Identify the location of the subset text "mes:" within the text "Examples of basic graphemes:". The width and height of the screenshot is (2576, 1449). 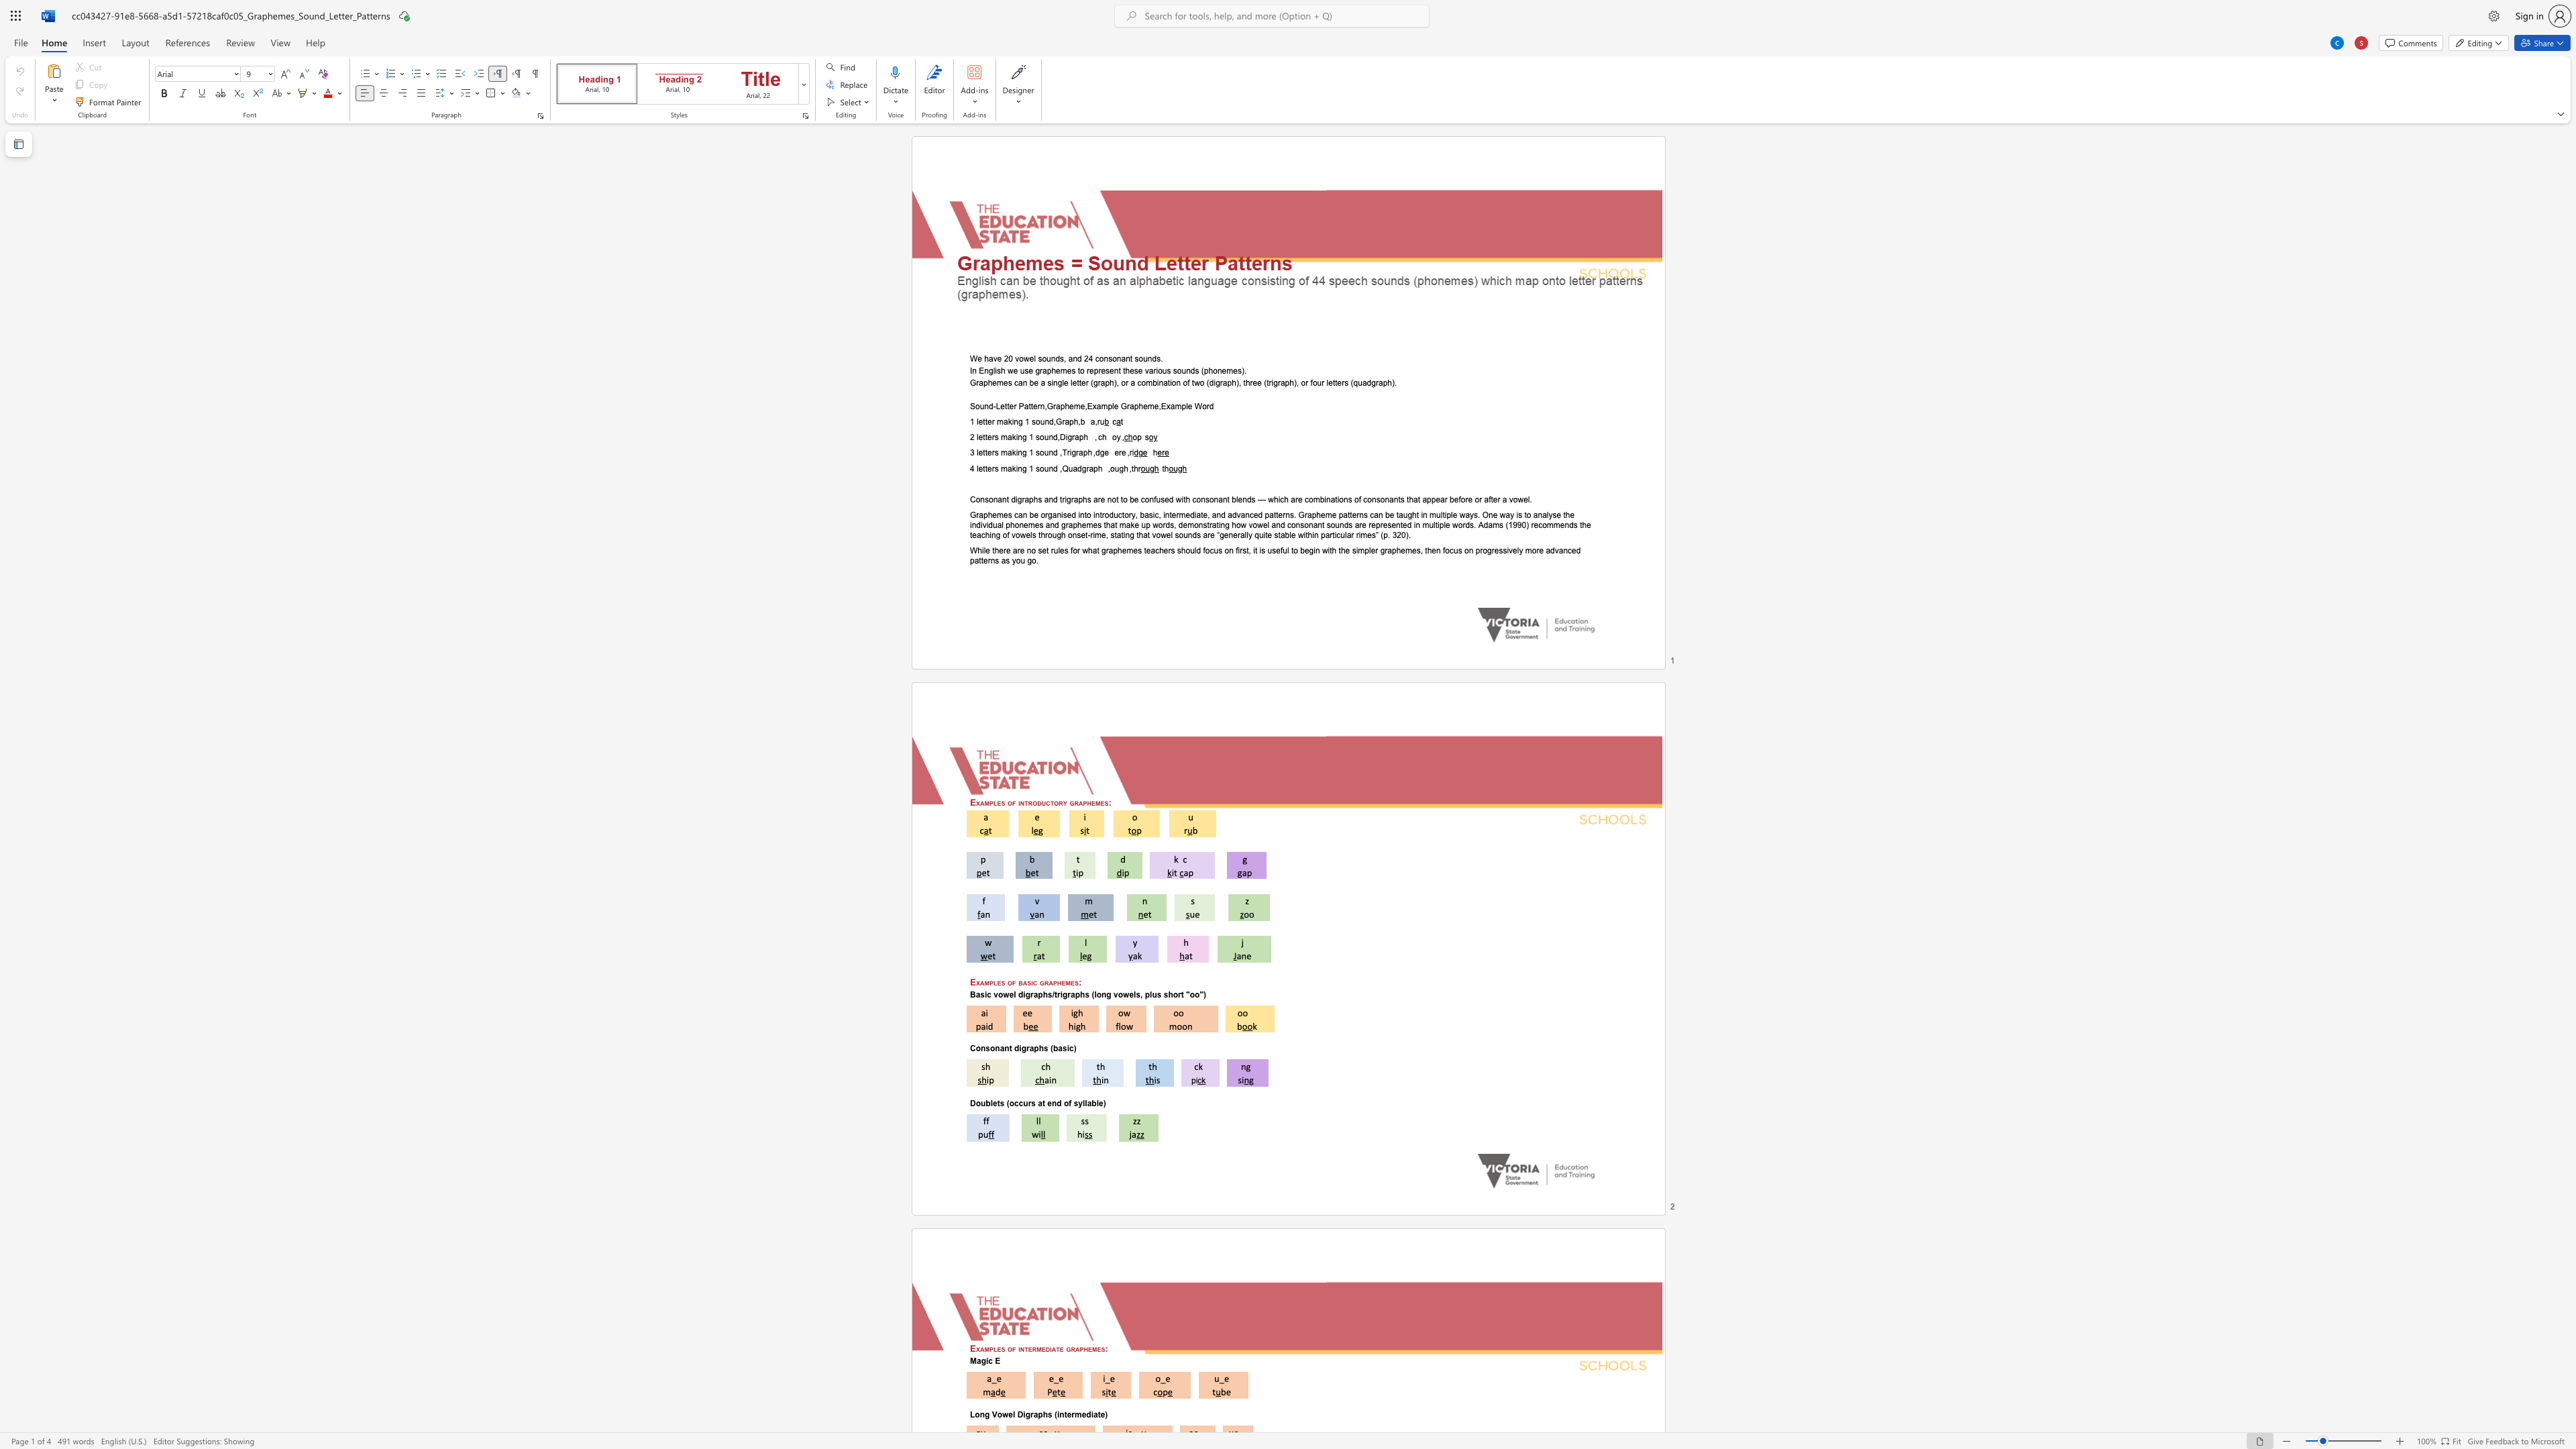
(1064, 982).